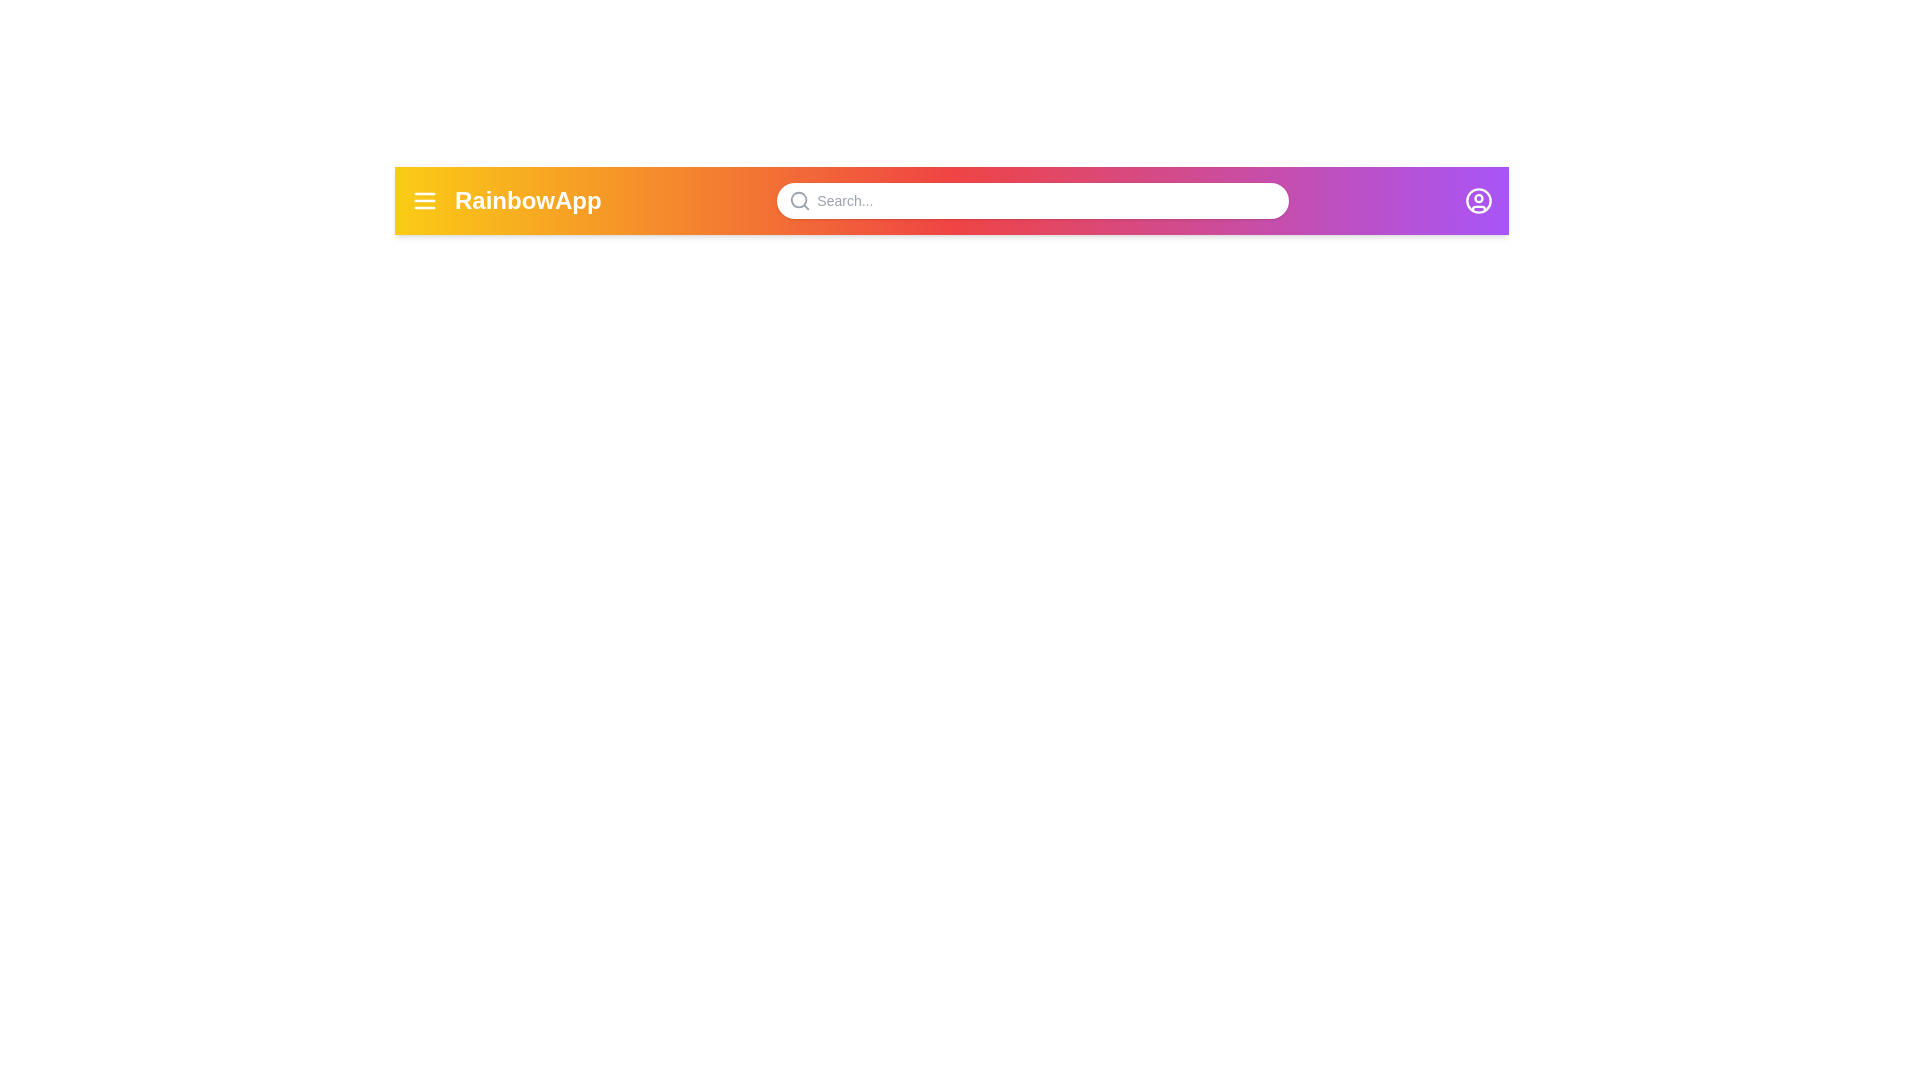  Describe the element at coordinates (1478, 200) in the screenshot. I see `the user profile icon` at that location.